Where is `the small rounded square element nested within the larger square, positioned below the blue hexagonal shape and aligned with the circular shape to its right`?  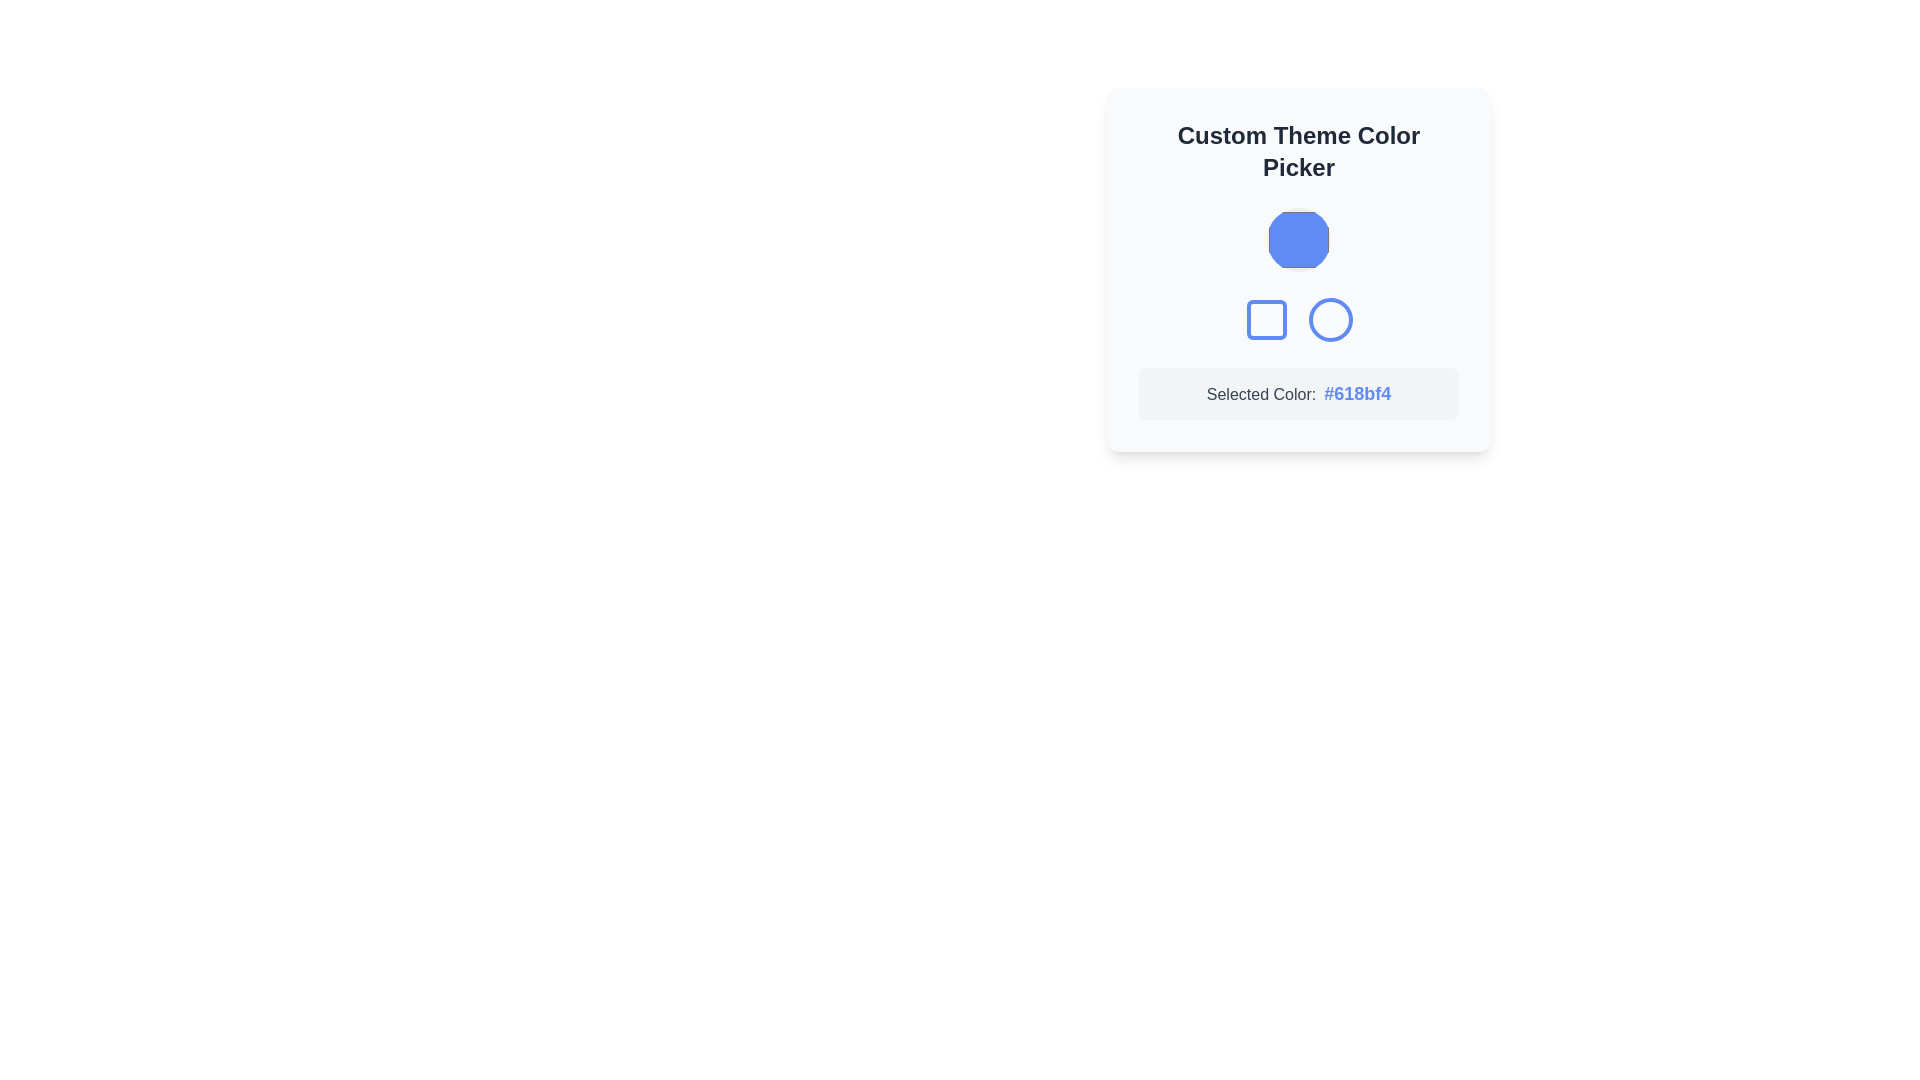 the small rounded square element nested within the larger square, positioned below the blue hexagonal shape and aligned with the circular shape to its right is located at coordinates (1266, 319).